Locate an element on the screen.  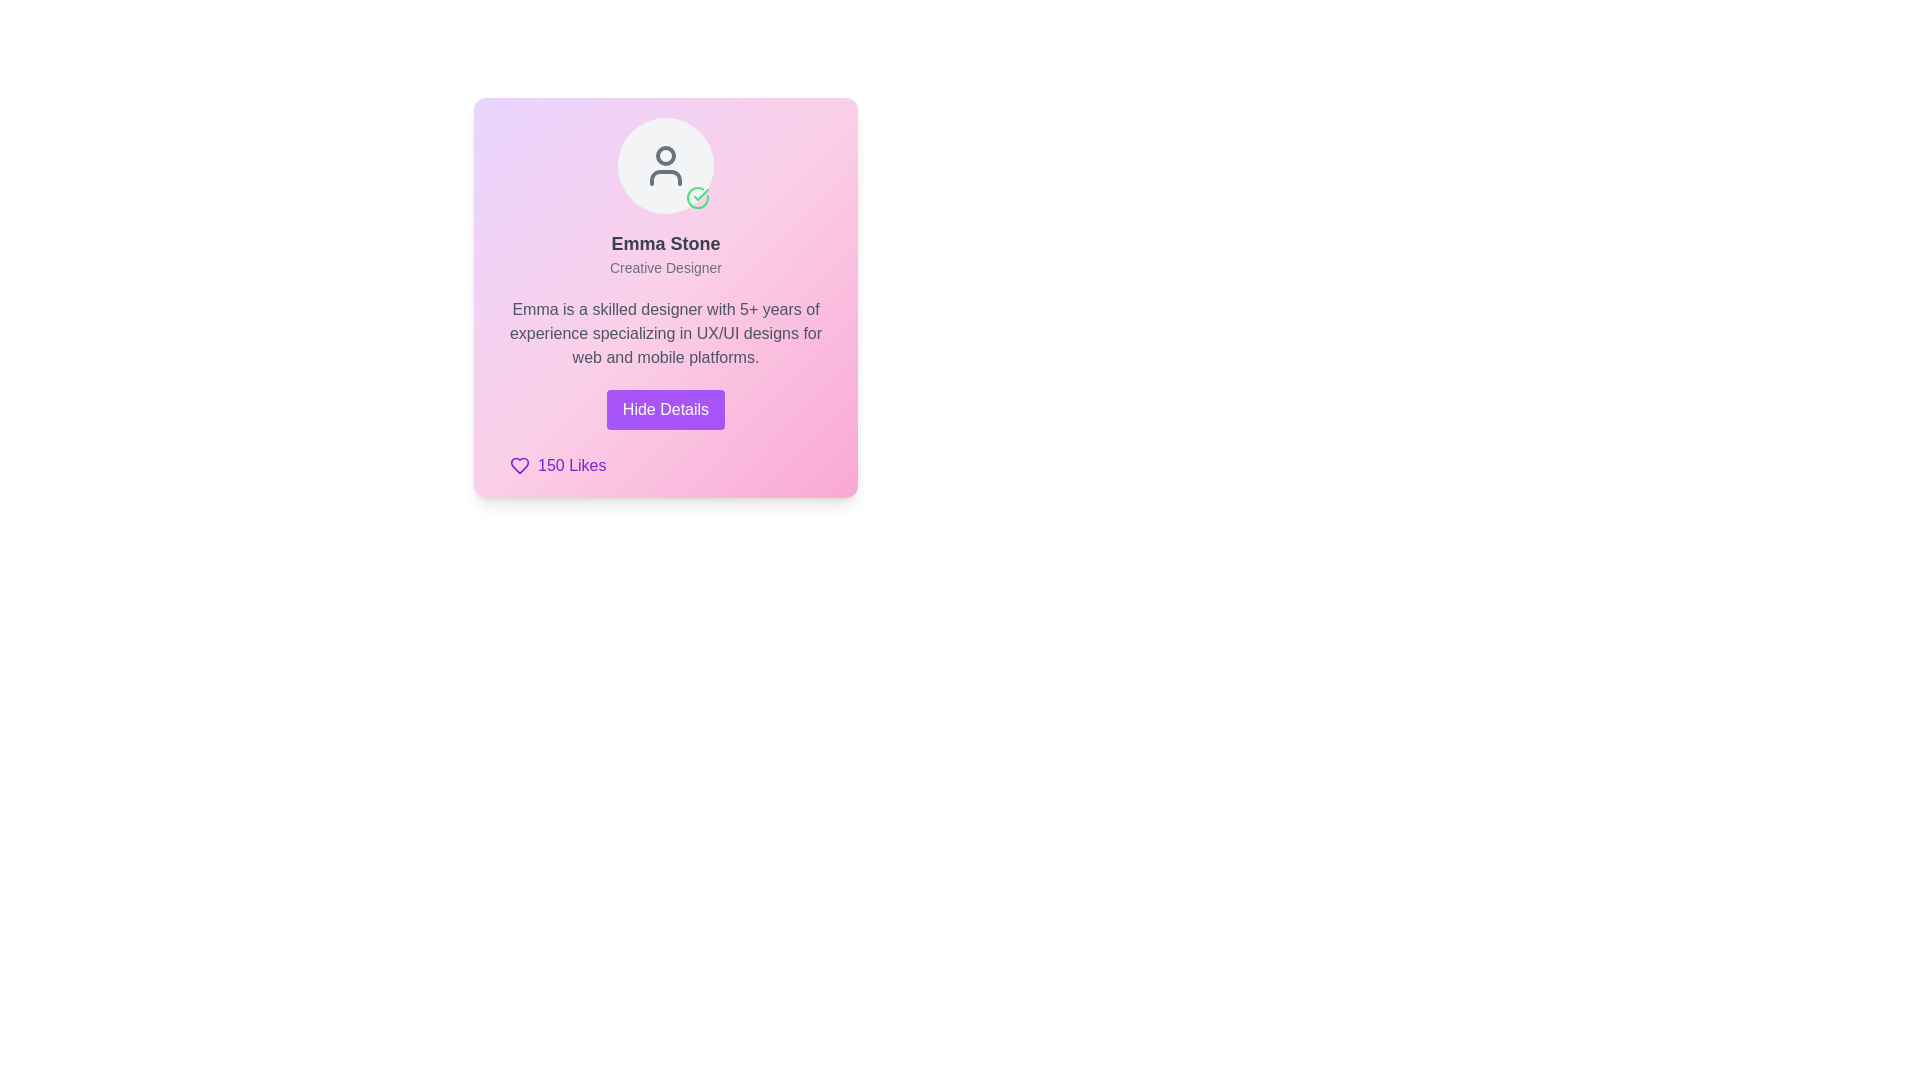
the heart-shaped icon with a purple outline located to the left of the '150 Likes' text to like or unlike is located at coordinates (519, 466).